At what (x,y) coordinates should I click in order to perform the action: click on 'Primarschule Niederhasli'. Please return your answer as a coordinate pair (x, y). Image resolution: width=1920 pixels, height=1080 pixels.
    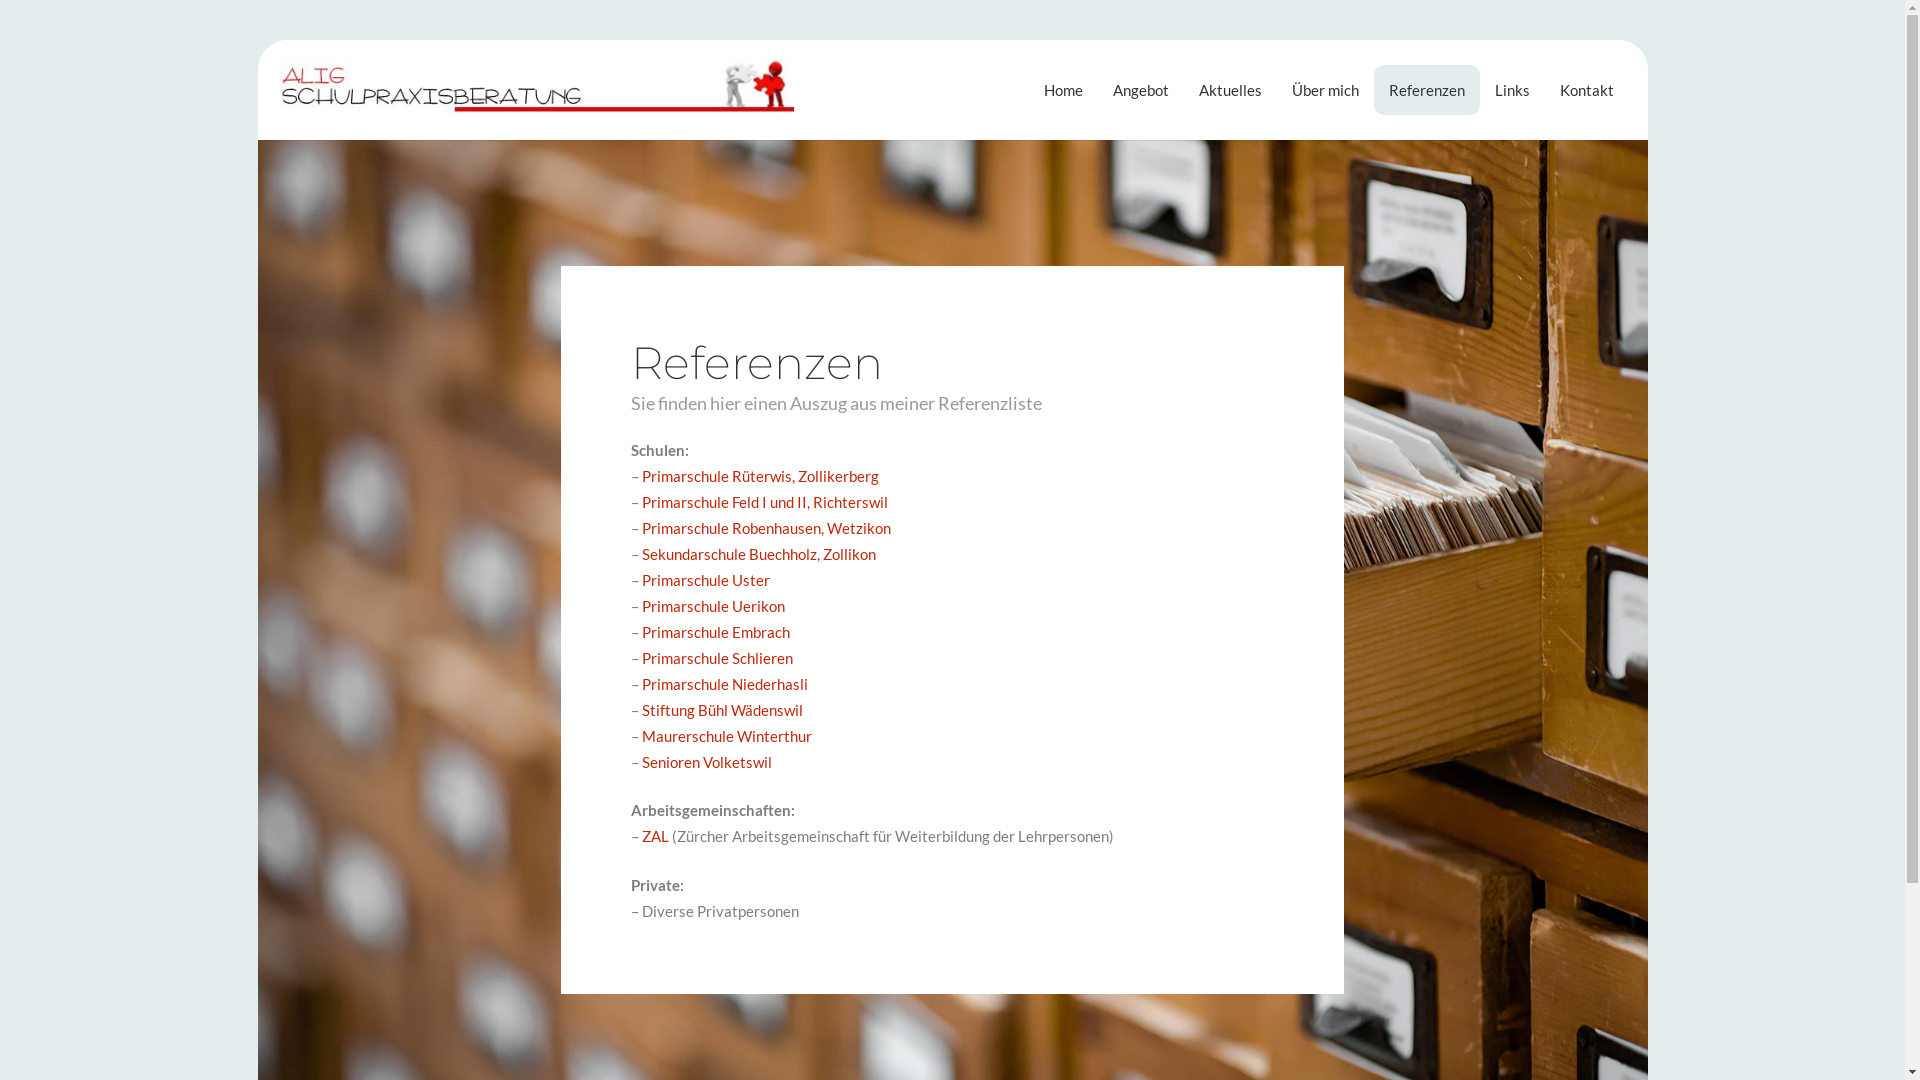
    Looking at the image, I should click on (723, 682).